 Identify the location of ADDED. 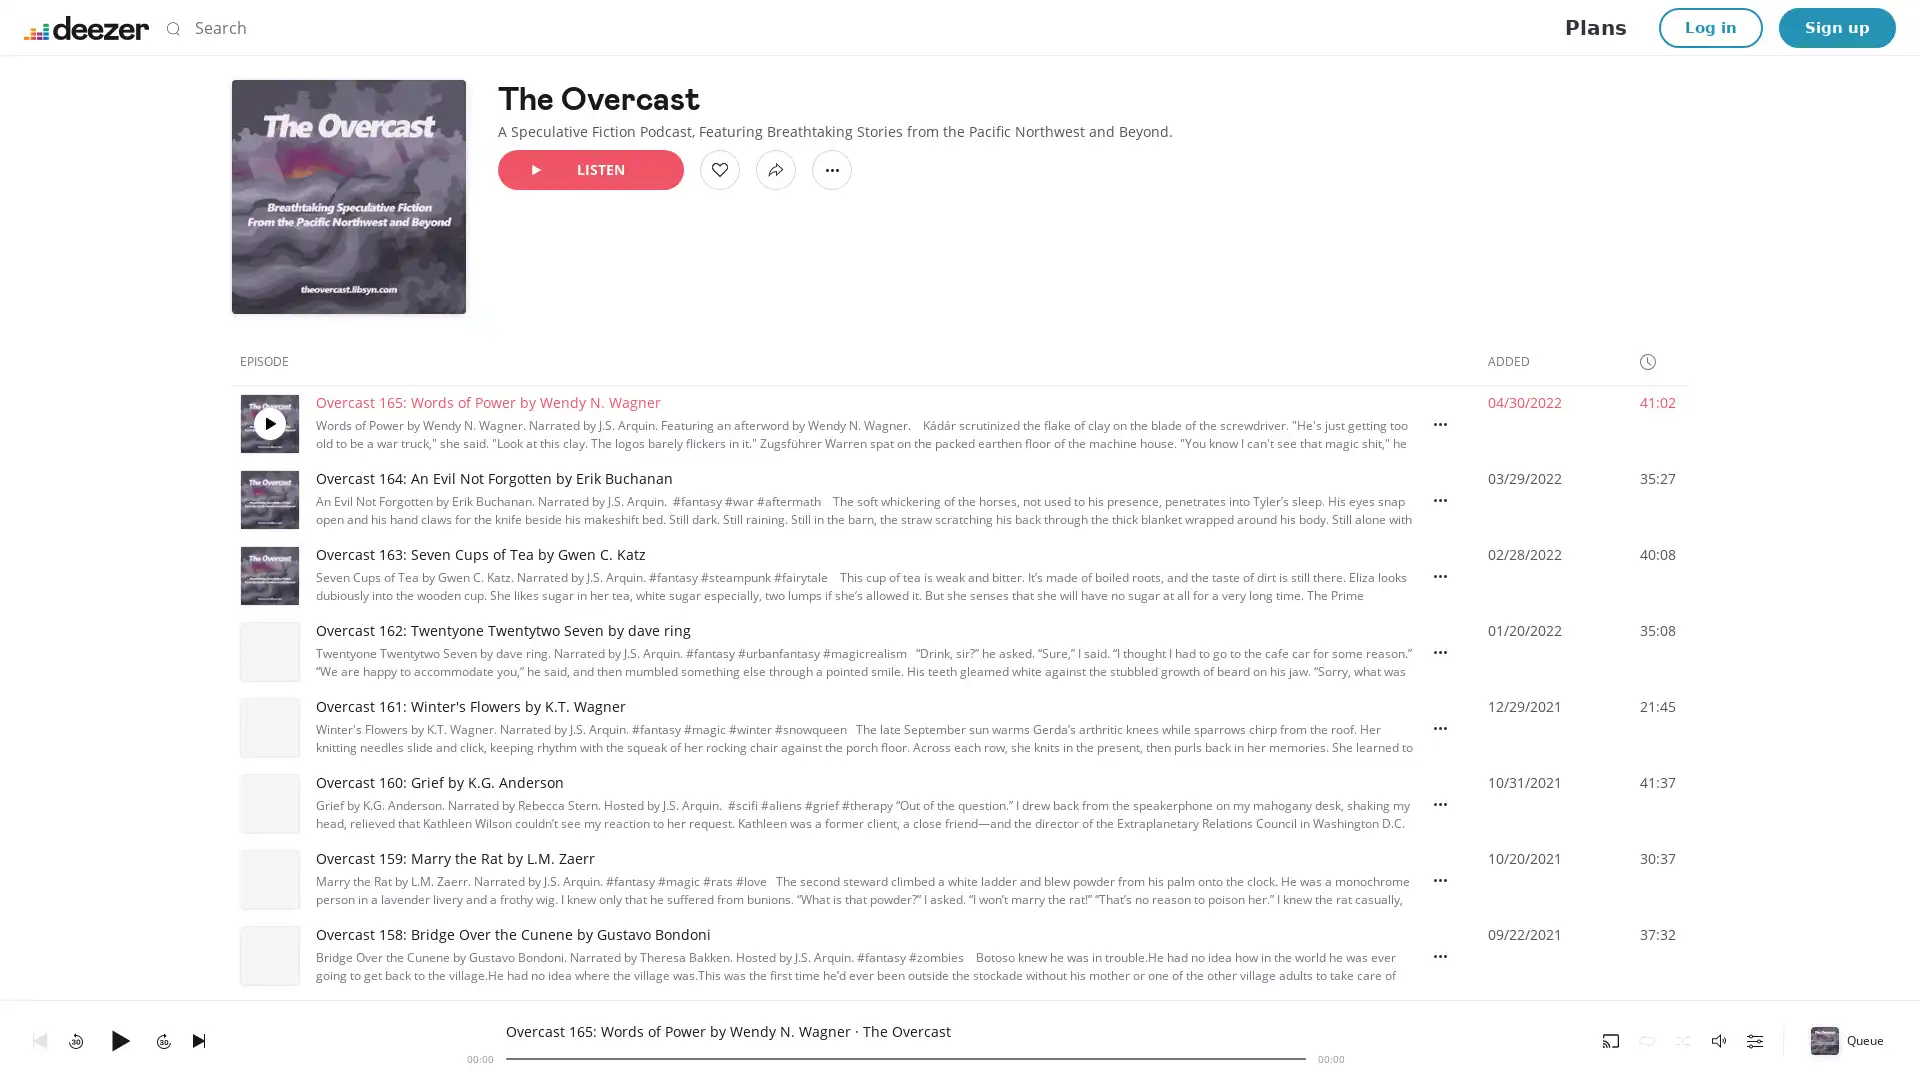
(1517, 361).